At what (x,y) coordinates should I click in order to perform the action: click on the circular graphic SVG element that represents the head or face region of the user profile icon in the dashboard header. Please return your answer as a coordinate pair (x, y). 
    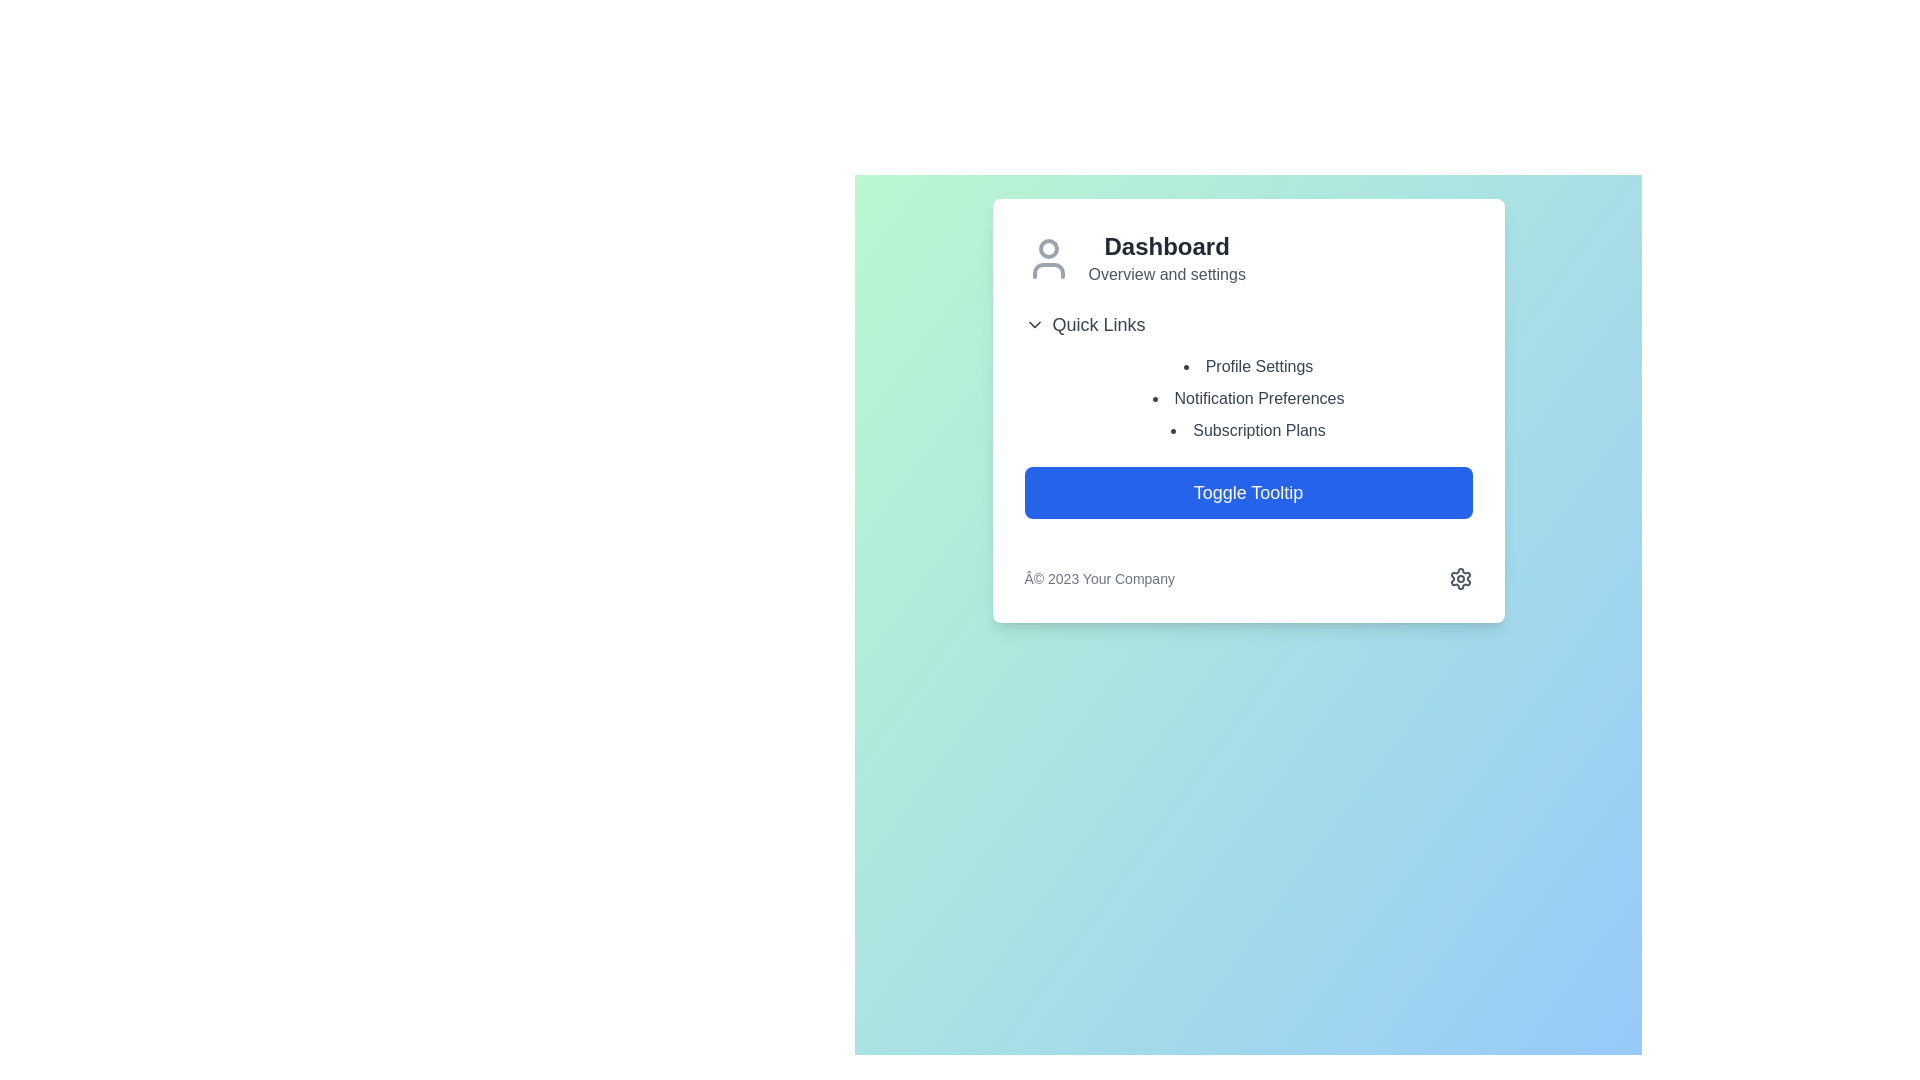
    Looking at the image, I should click on (1047, 248).